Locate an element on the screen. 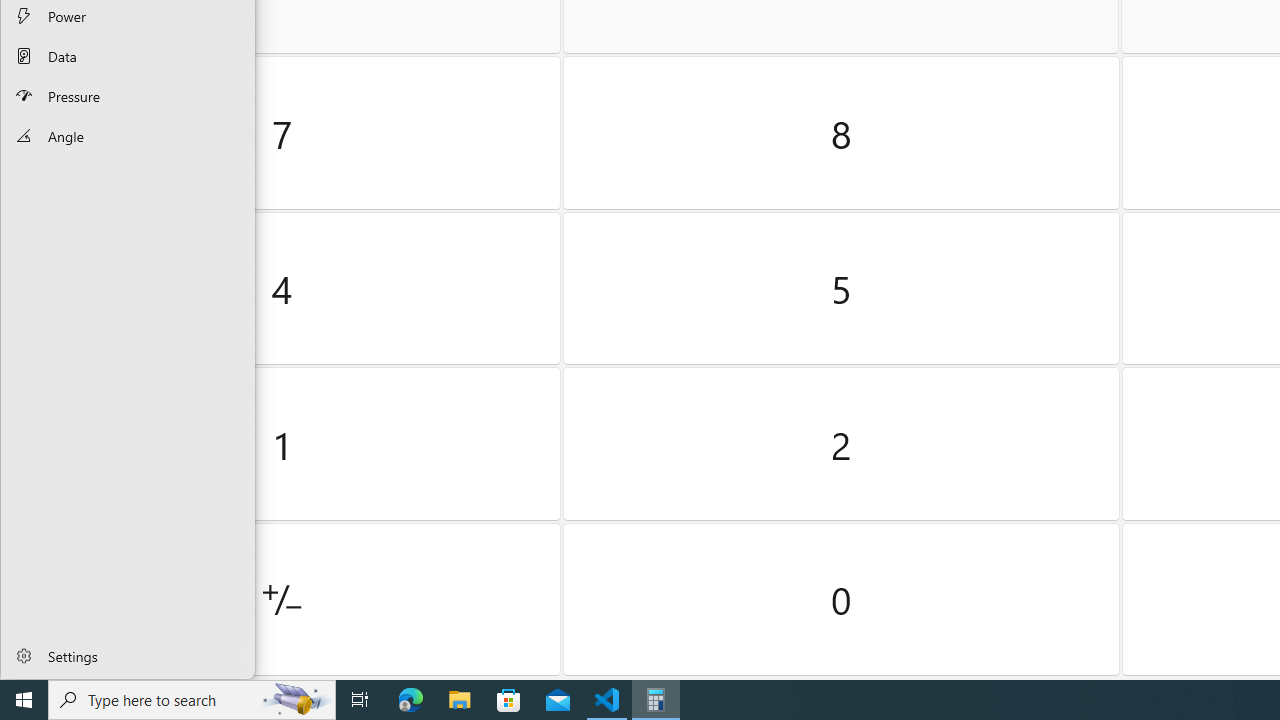 The height and width of the screenshot is (720, 1280). 'Pressure Converter' is located at coordinates (127, 95).